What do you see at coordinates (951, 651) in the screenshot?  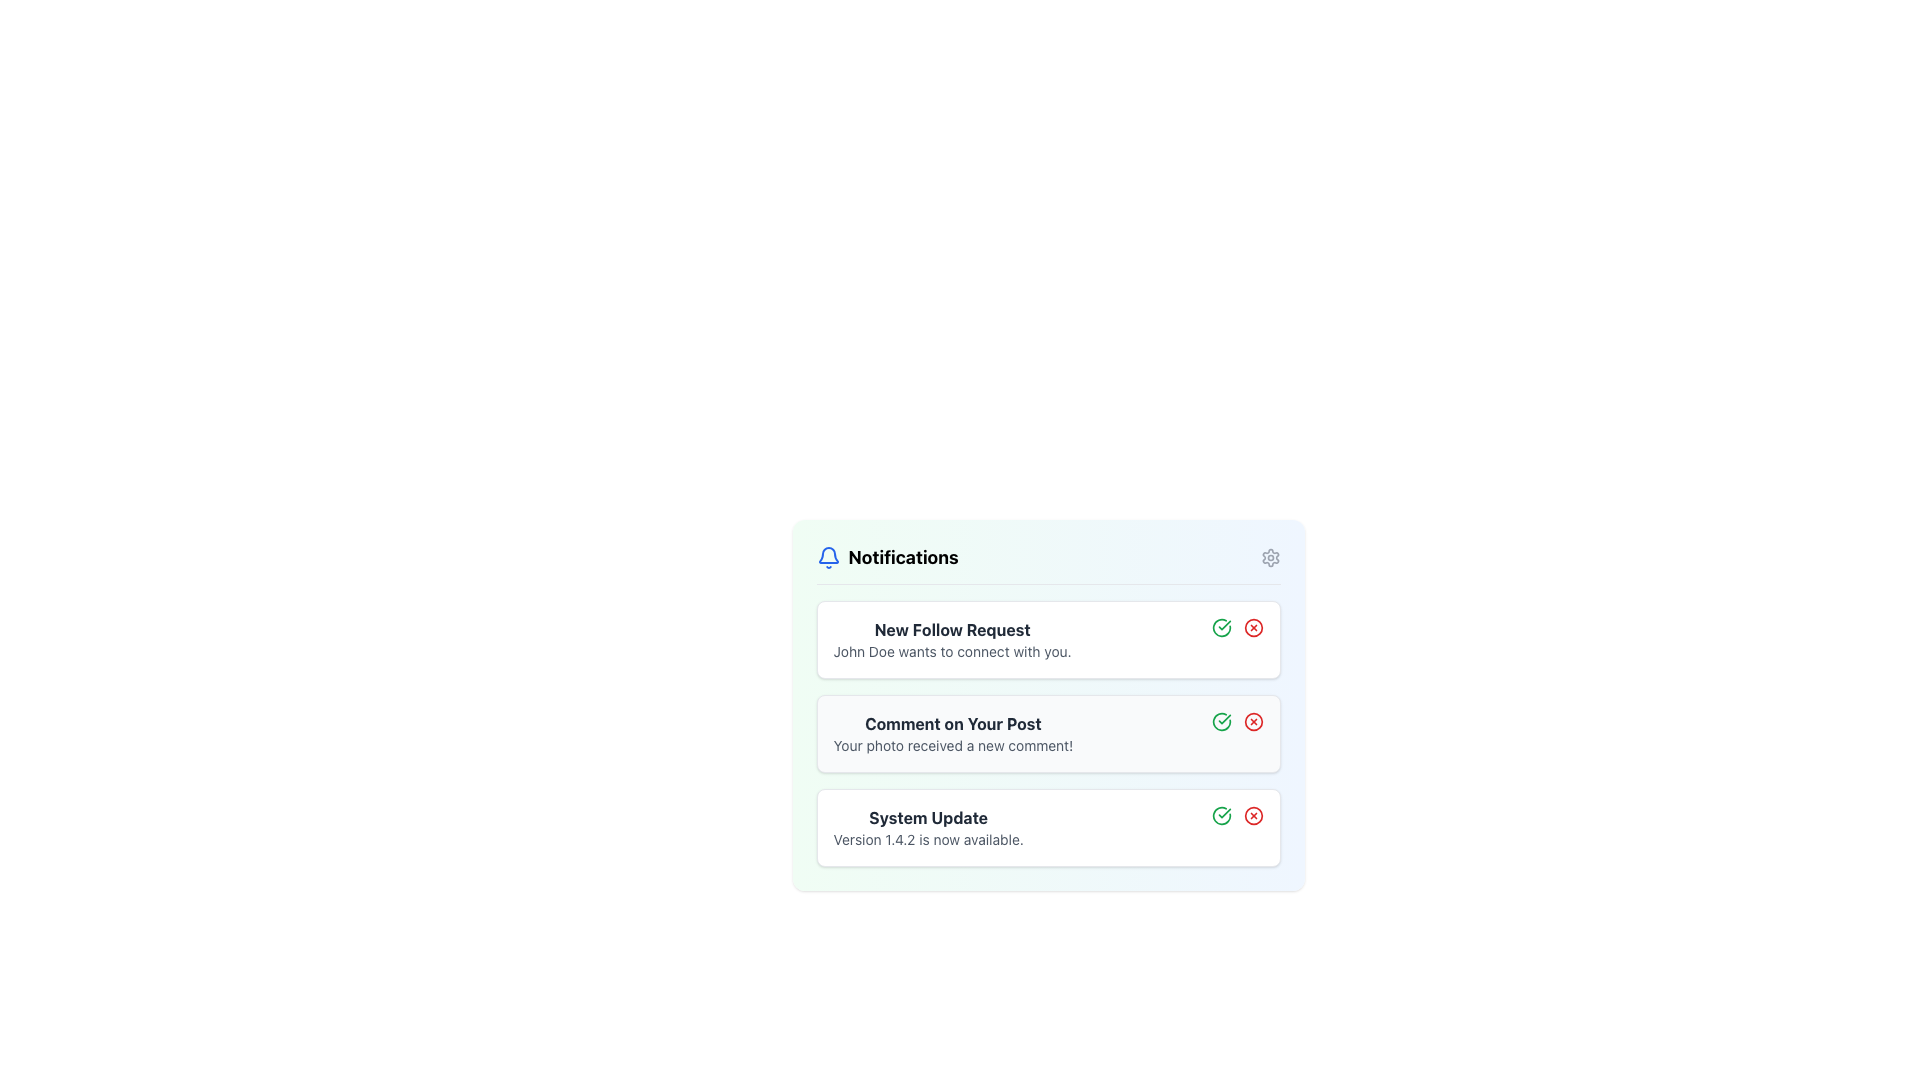 I see `the text label that reads 'John Doe wants to connect with you.' located directly under the bold title 'New Follow Request' in the notification item` at bounding box center [951, 651].